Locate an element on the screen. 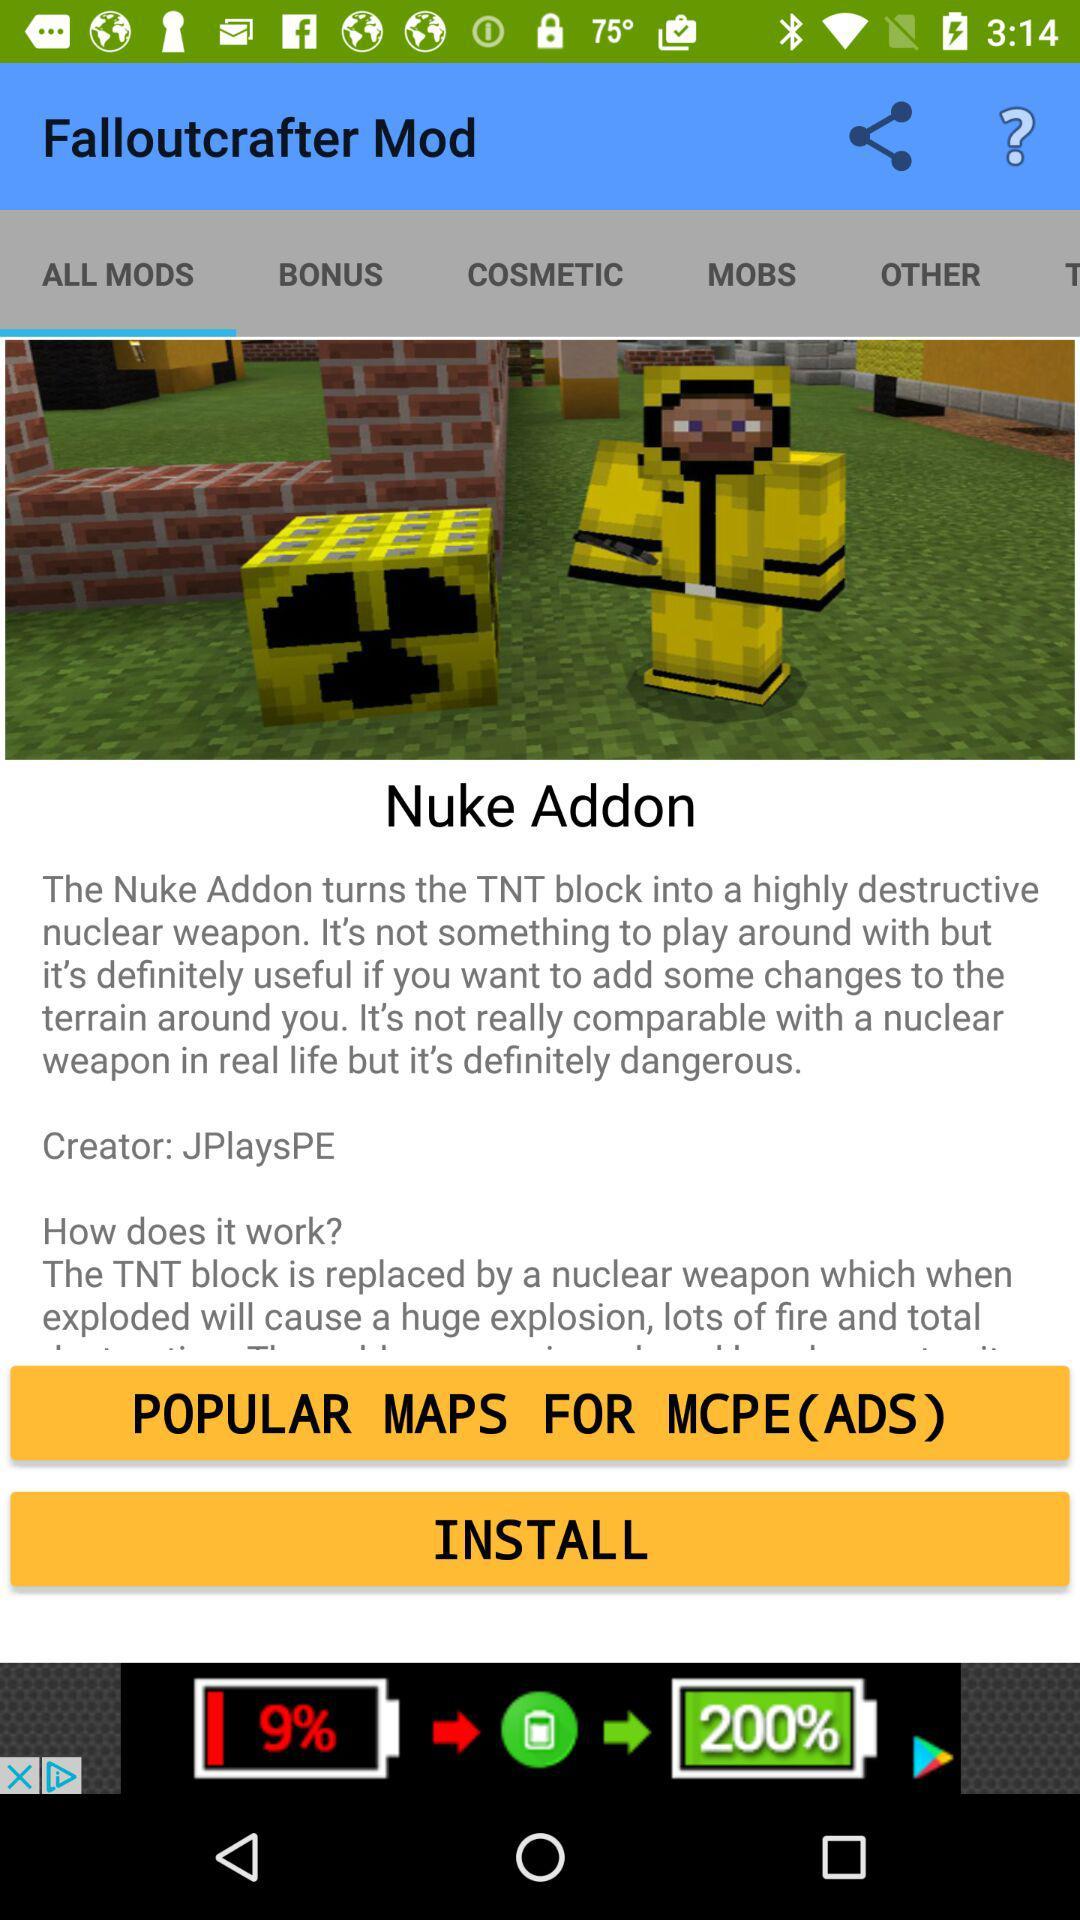 This screenshot has height=1920, width=1080. the cosmetic is located at coordinates (544, 272).